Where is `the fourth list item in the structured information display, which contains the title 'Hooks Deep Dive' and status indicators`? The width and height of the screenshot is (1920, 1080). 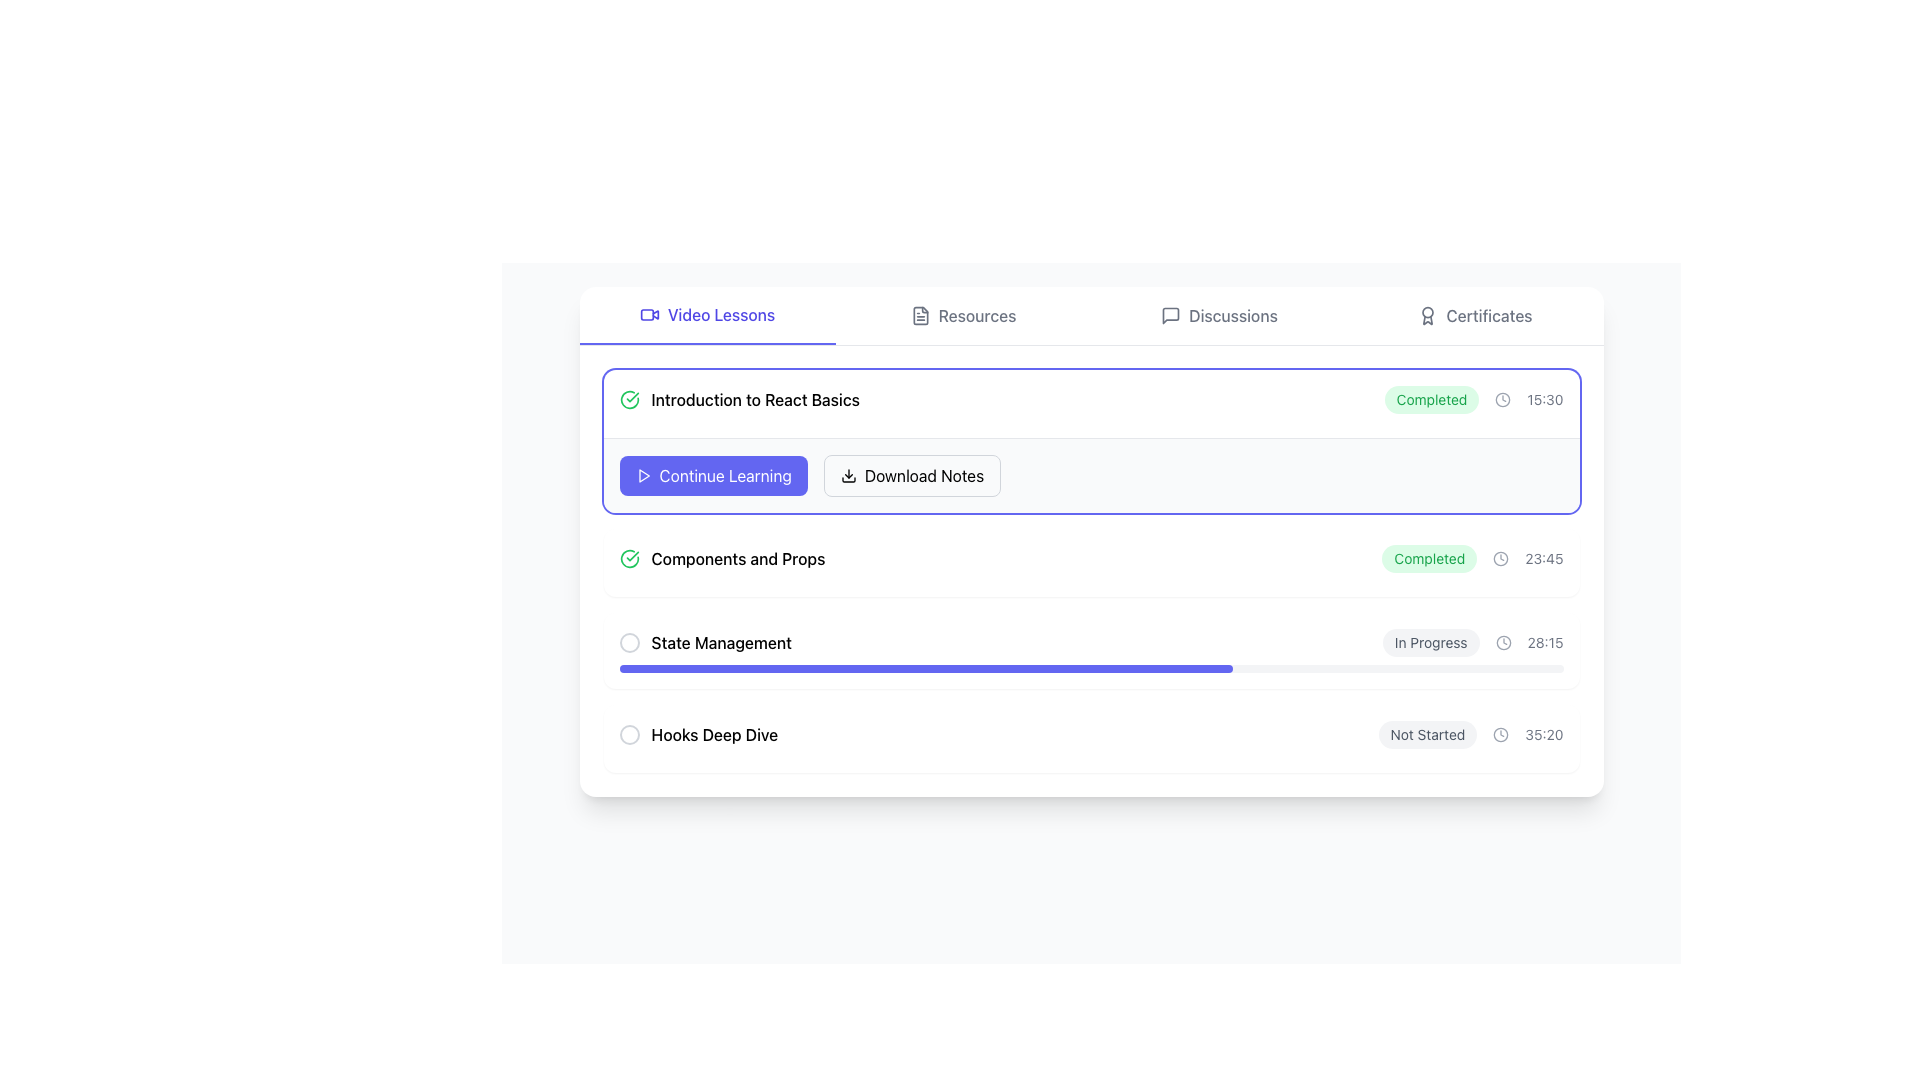
the fourth list item in the structured information display, which contains the title 'Hooks Deep Dive' and status indicators is located at coordinates (1090, 739).